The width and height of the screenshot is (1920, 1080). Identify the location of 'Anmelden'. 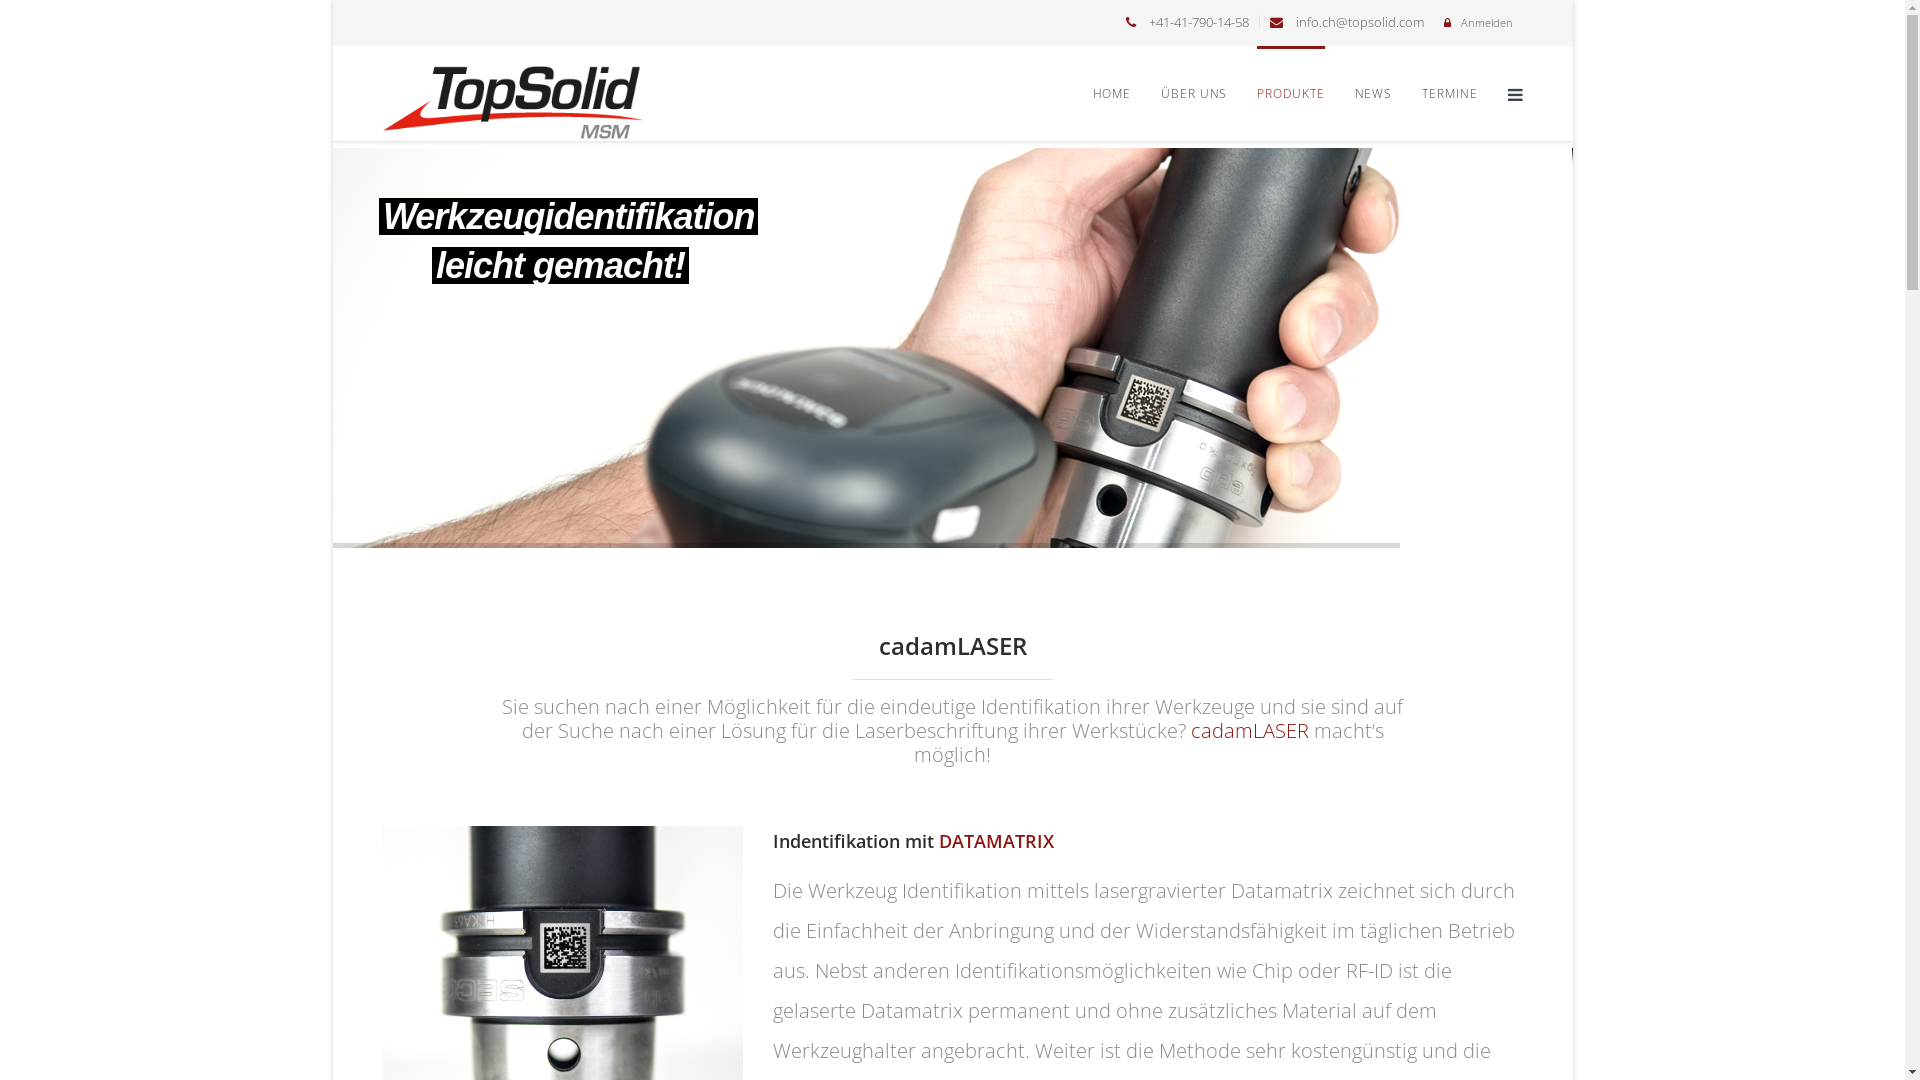
(1486, 22).